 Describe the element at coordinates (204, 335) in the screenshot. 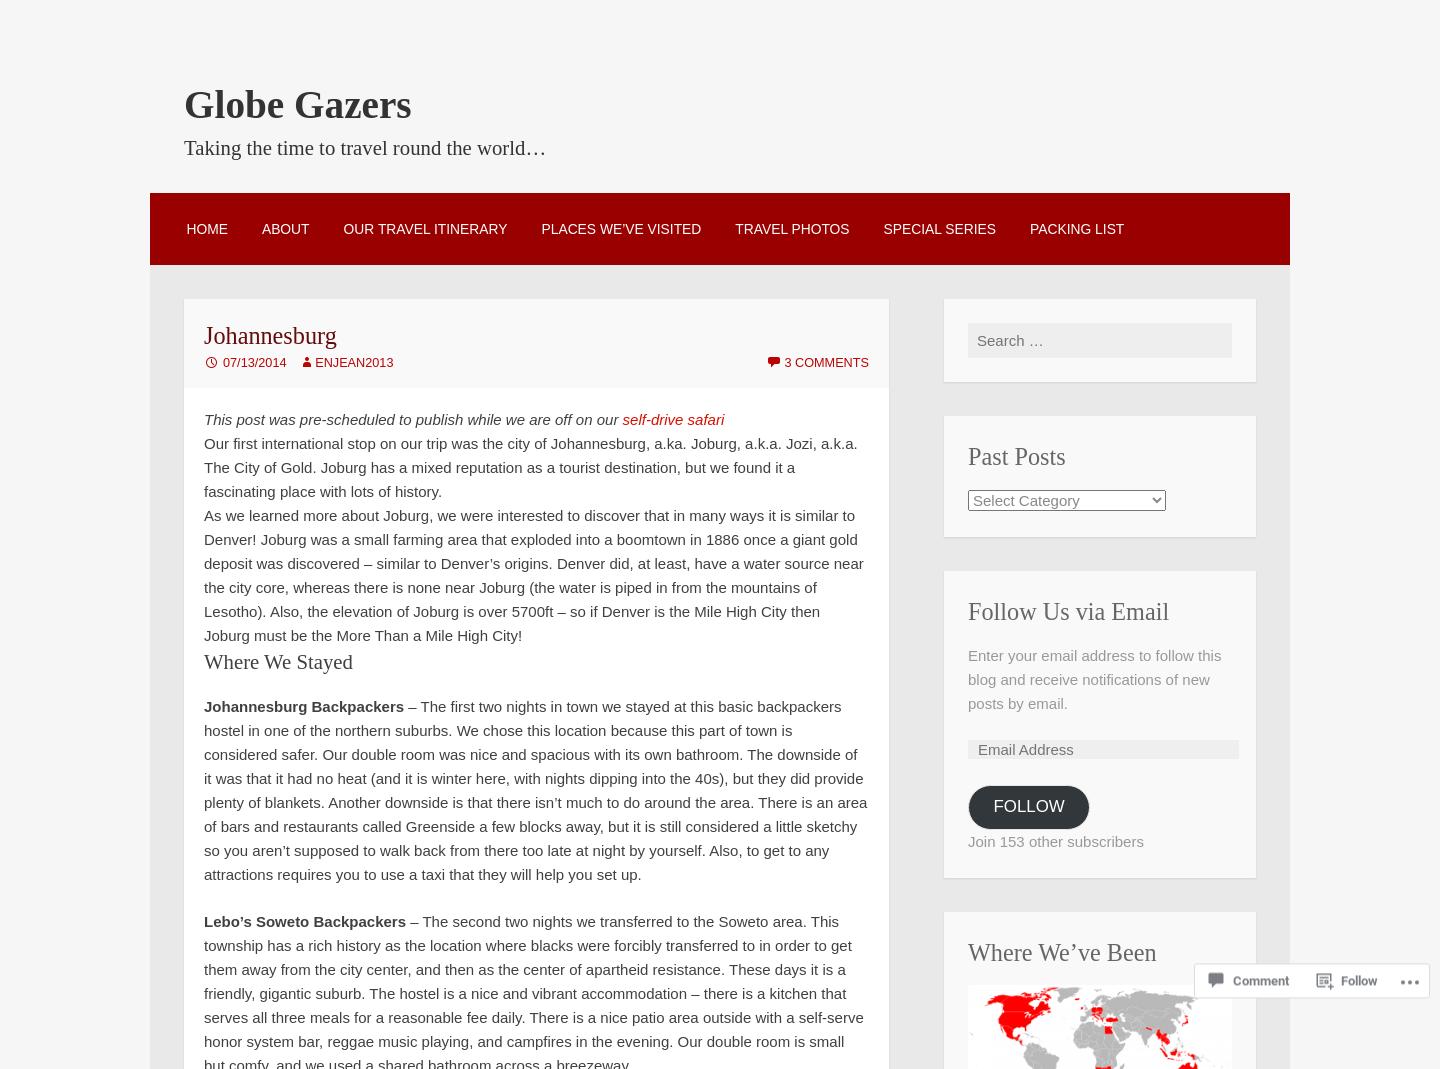

I see `'Johannesburg'` at that location.